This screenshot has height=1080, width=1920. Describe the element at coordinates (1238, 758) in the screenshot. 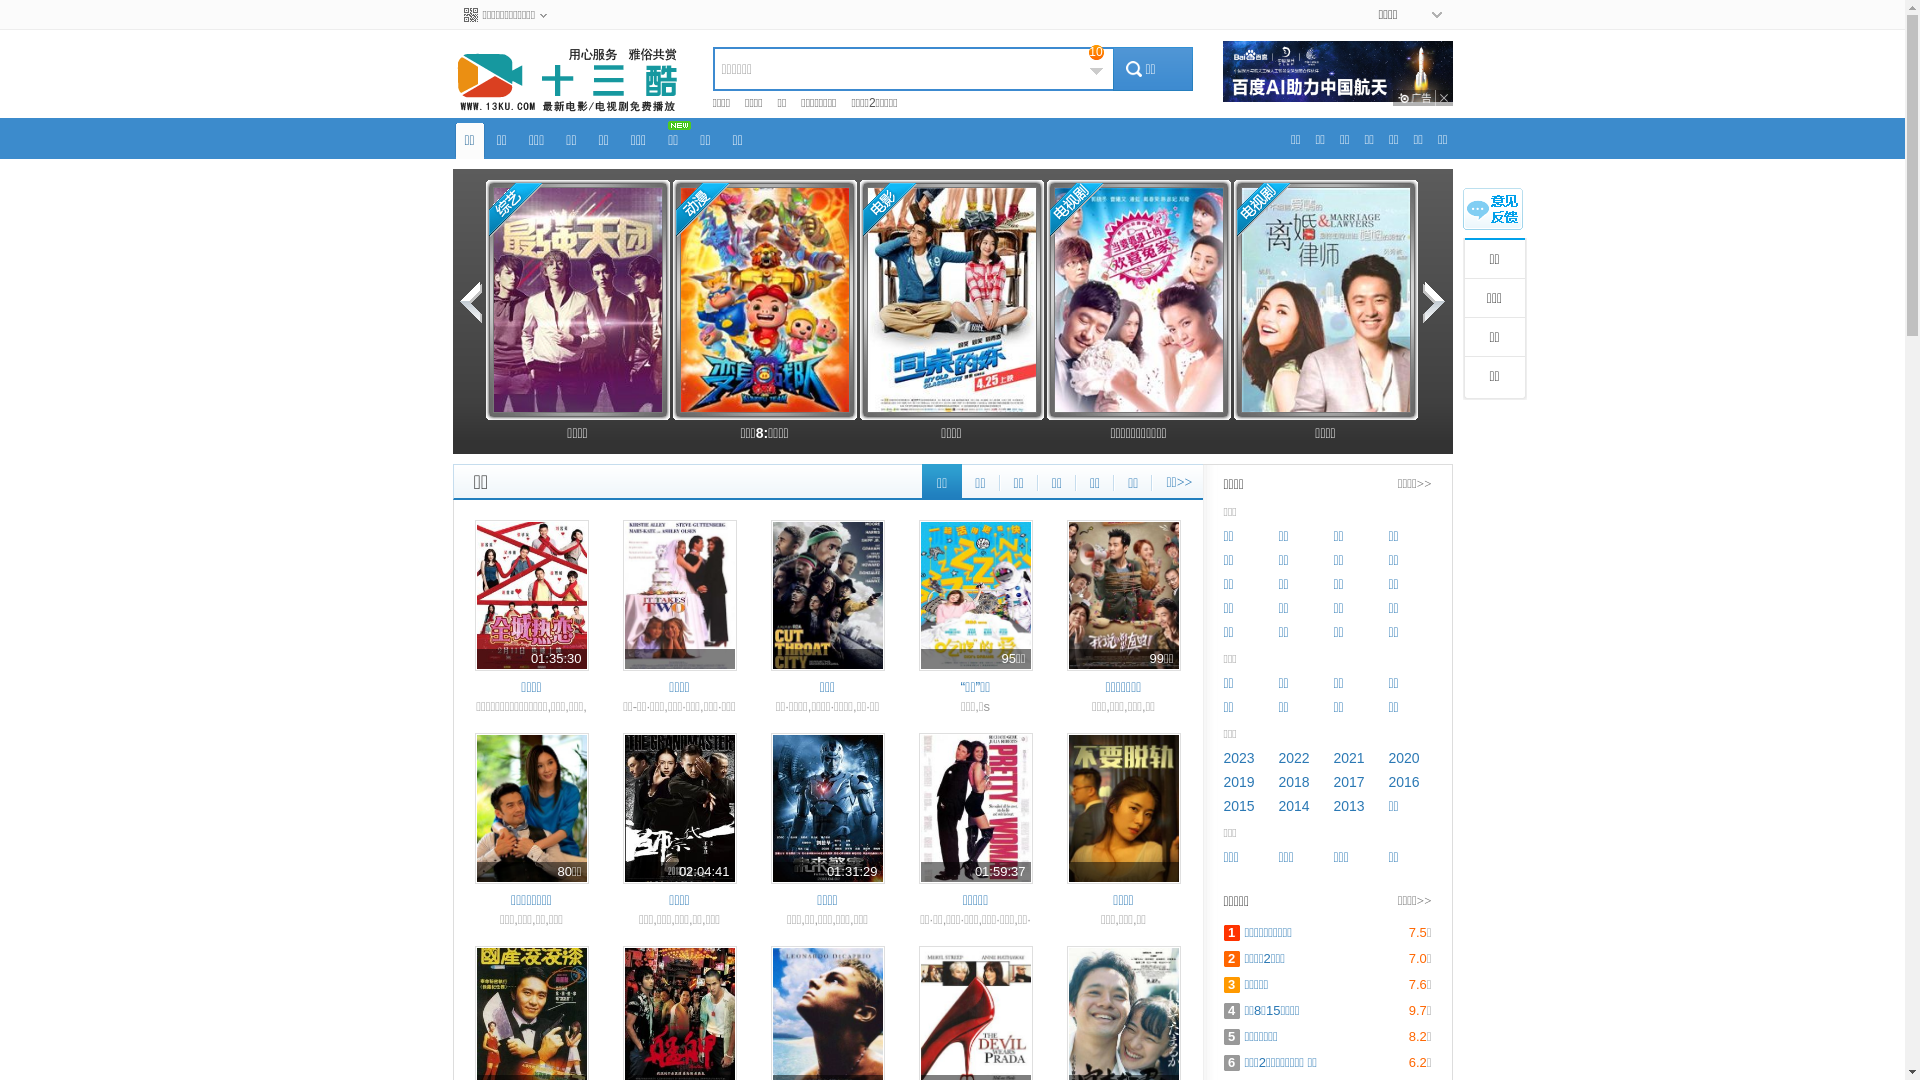

I see `'2023'` at that location.